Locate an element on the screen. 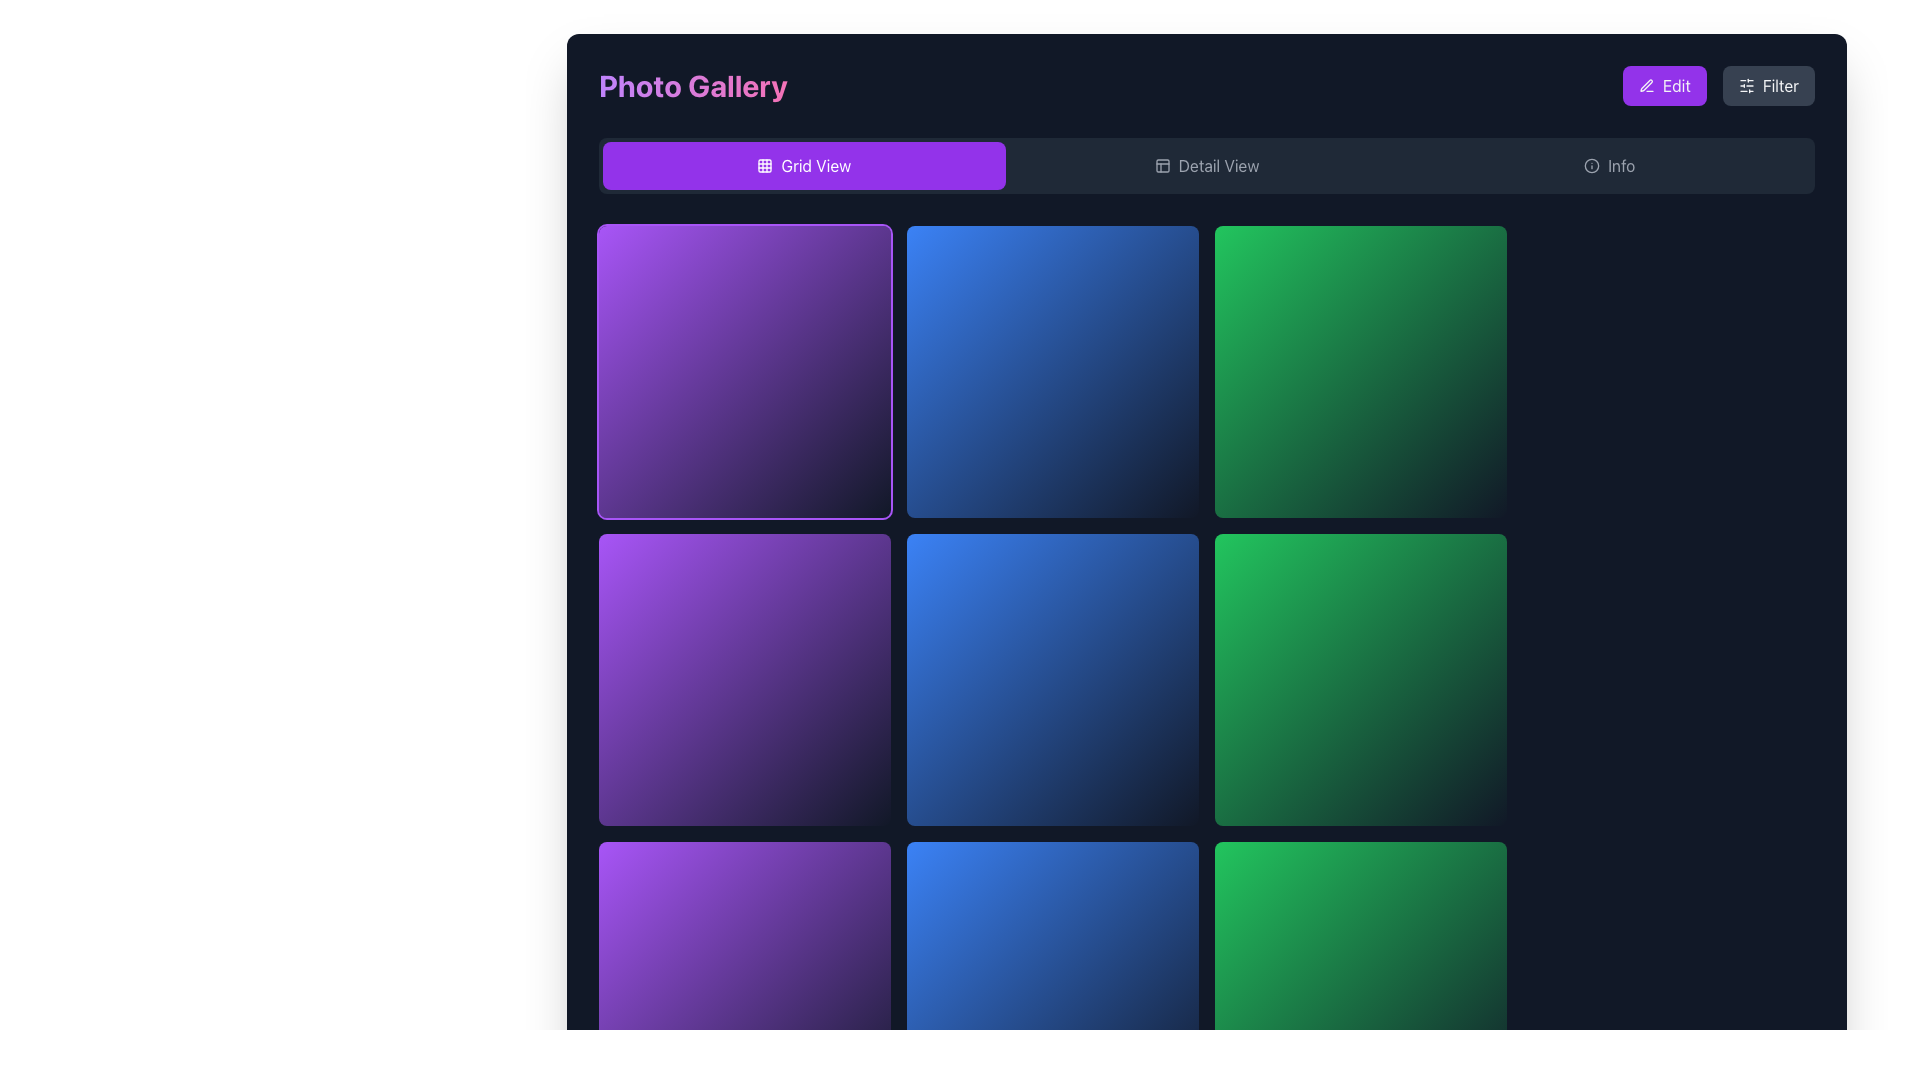 Image resolution: width=1920 pixels, height=1080 pixels. the 'favorite' or 'like' button located in the top-right corner of the grid item in the Photo Gallery interface is located at coordinates (1483, 558).